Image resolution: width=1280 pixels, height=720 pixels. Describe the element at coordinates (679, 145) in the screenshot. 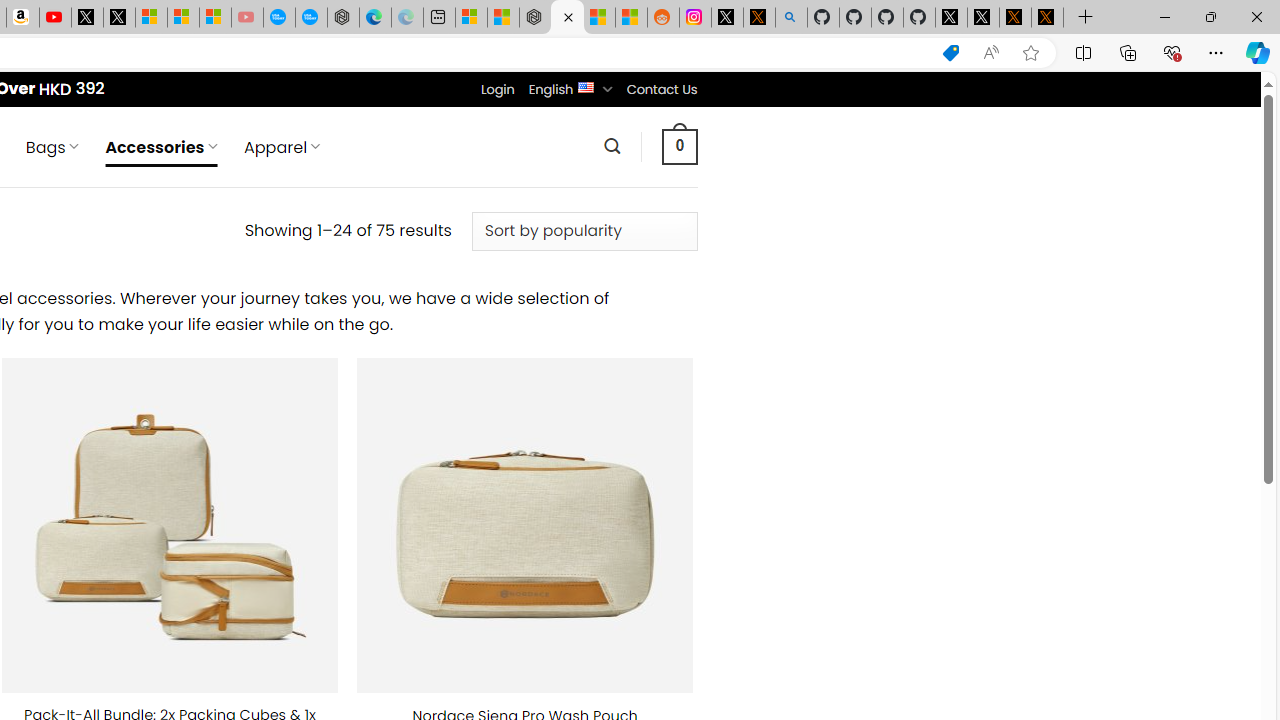

I see `'  0  '` at that location.